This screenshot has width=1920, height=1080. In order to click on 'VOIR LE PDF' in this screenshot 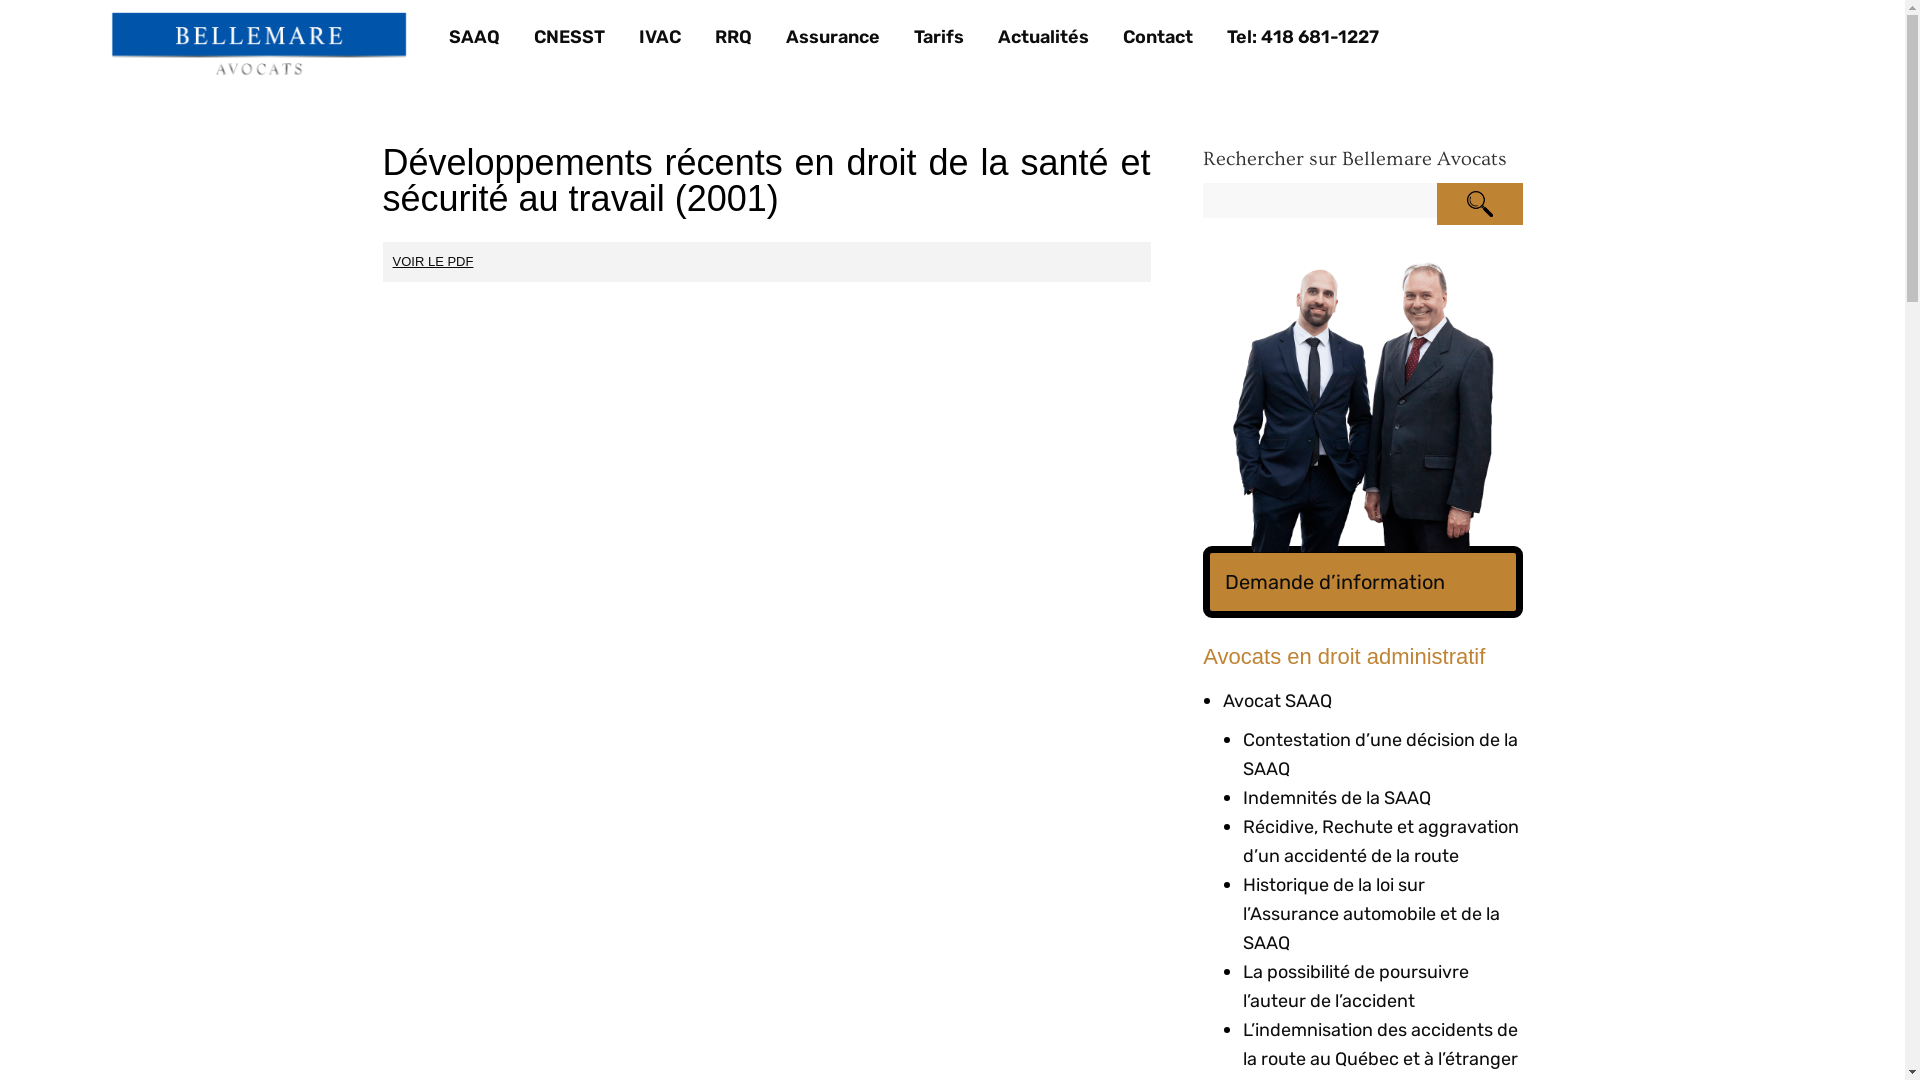, I will do `click(432, 260)`.